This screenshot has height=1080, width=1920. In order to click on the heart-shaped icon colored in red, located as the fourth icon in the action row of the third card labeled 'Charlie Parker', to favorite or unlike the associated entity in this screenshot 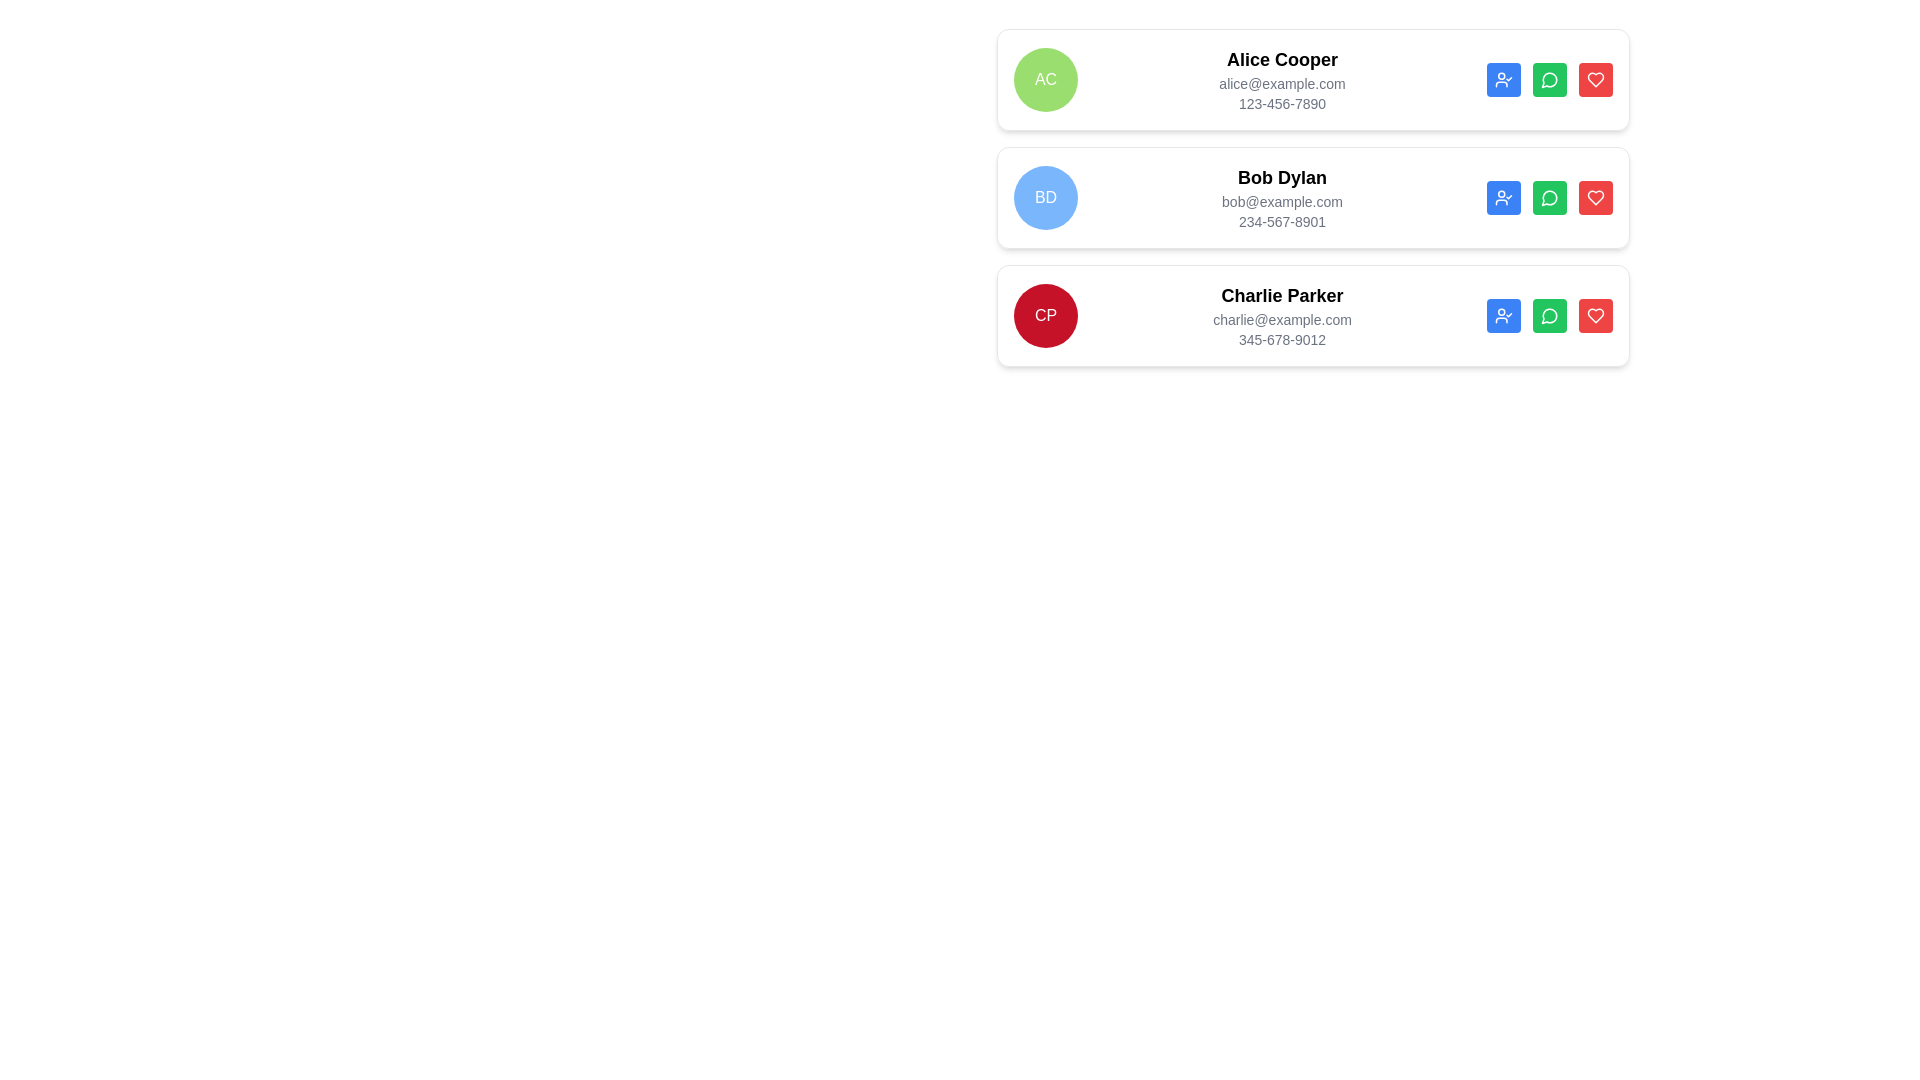, I will do `click(1595, 315)`.